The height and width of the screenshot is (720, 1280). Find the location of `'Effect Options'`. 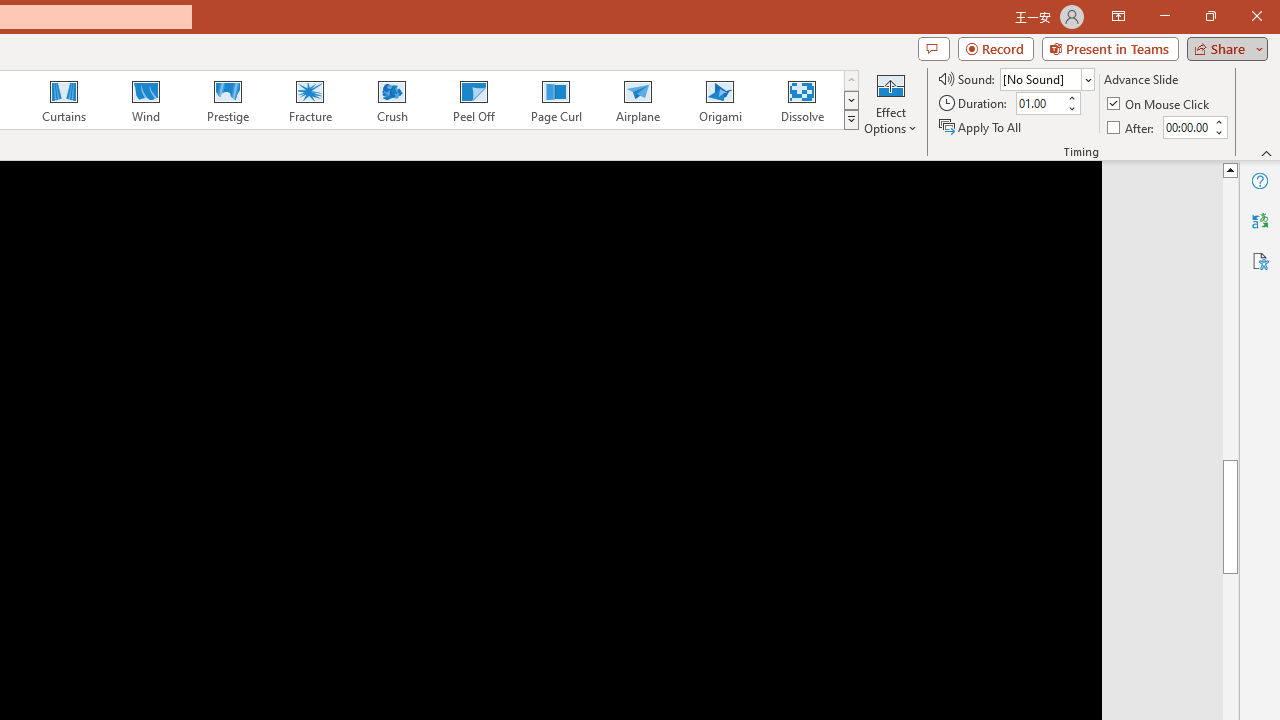

'Effect Options' is located at coordinates (889, 103).